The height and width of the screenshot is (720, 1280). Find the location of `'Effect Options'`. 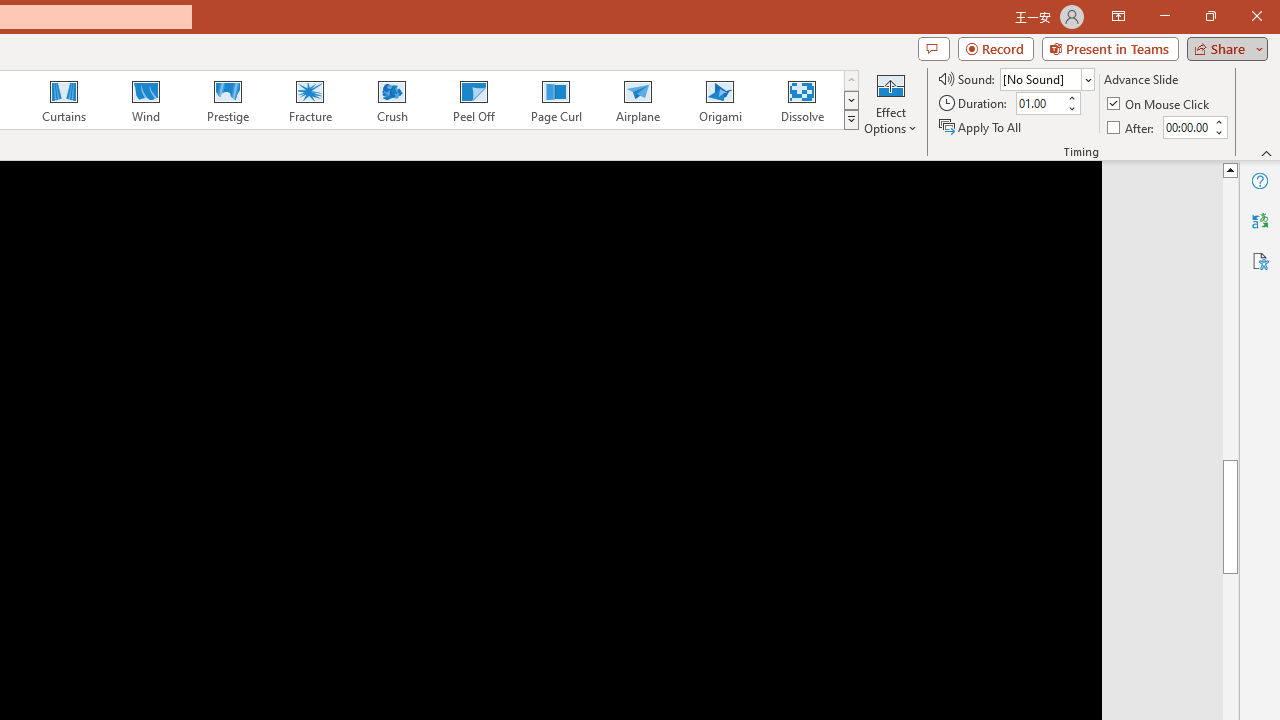

'Effect Options' is located at coordinates (889, 103).